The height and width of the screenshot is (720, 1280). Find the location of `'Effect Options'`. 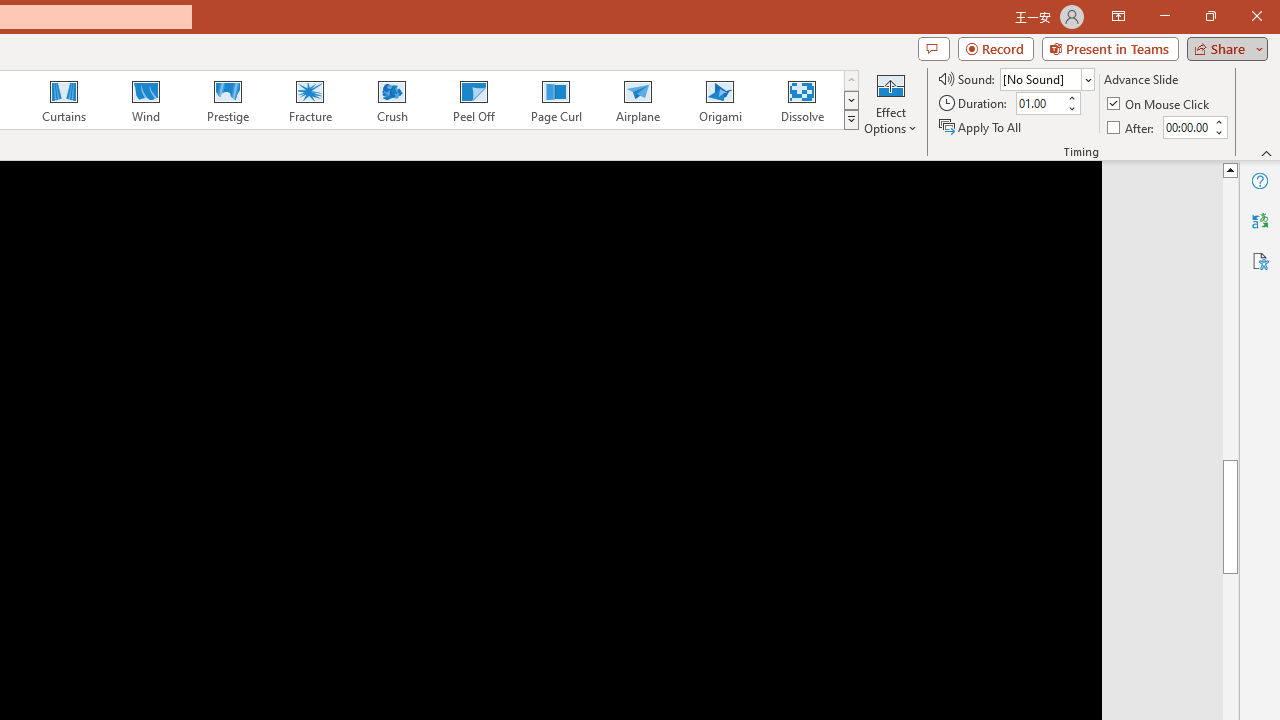

'Effect Options' is located at coordinates (889, 103).